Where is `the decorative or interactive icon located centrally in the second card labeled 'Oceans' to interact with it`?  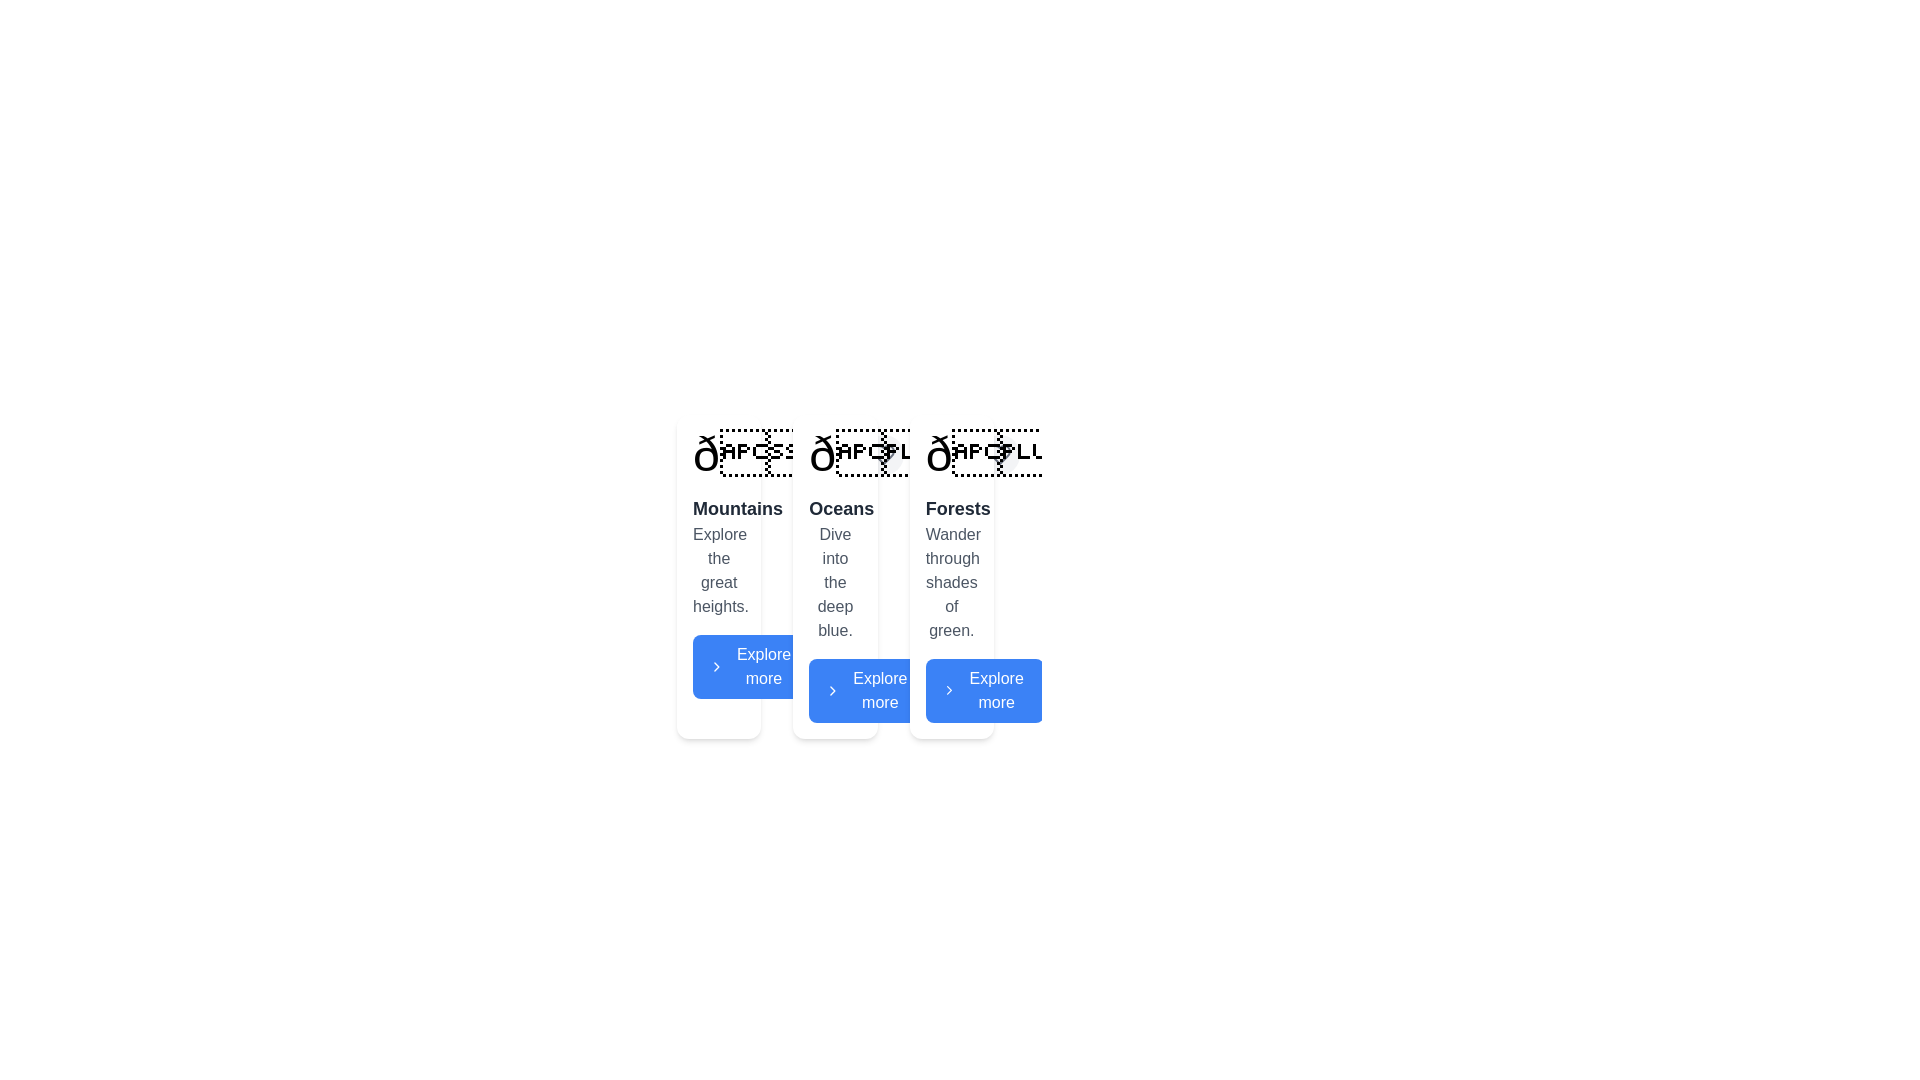 the decorative or interactive icon located centrally in the second card labeled 'Oceans' to interact with it is located at coordinates (882, 455).